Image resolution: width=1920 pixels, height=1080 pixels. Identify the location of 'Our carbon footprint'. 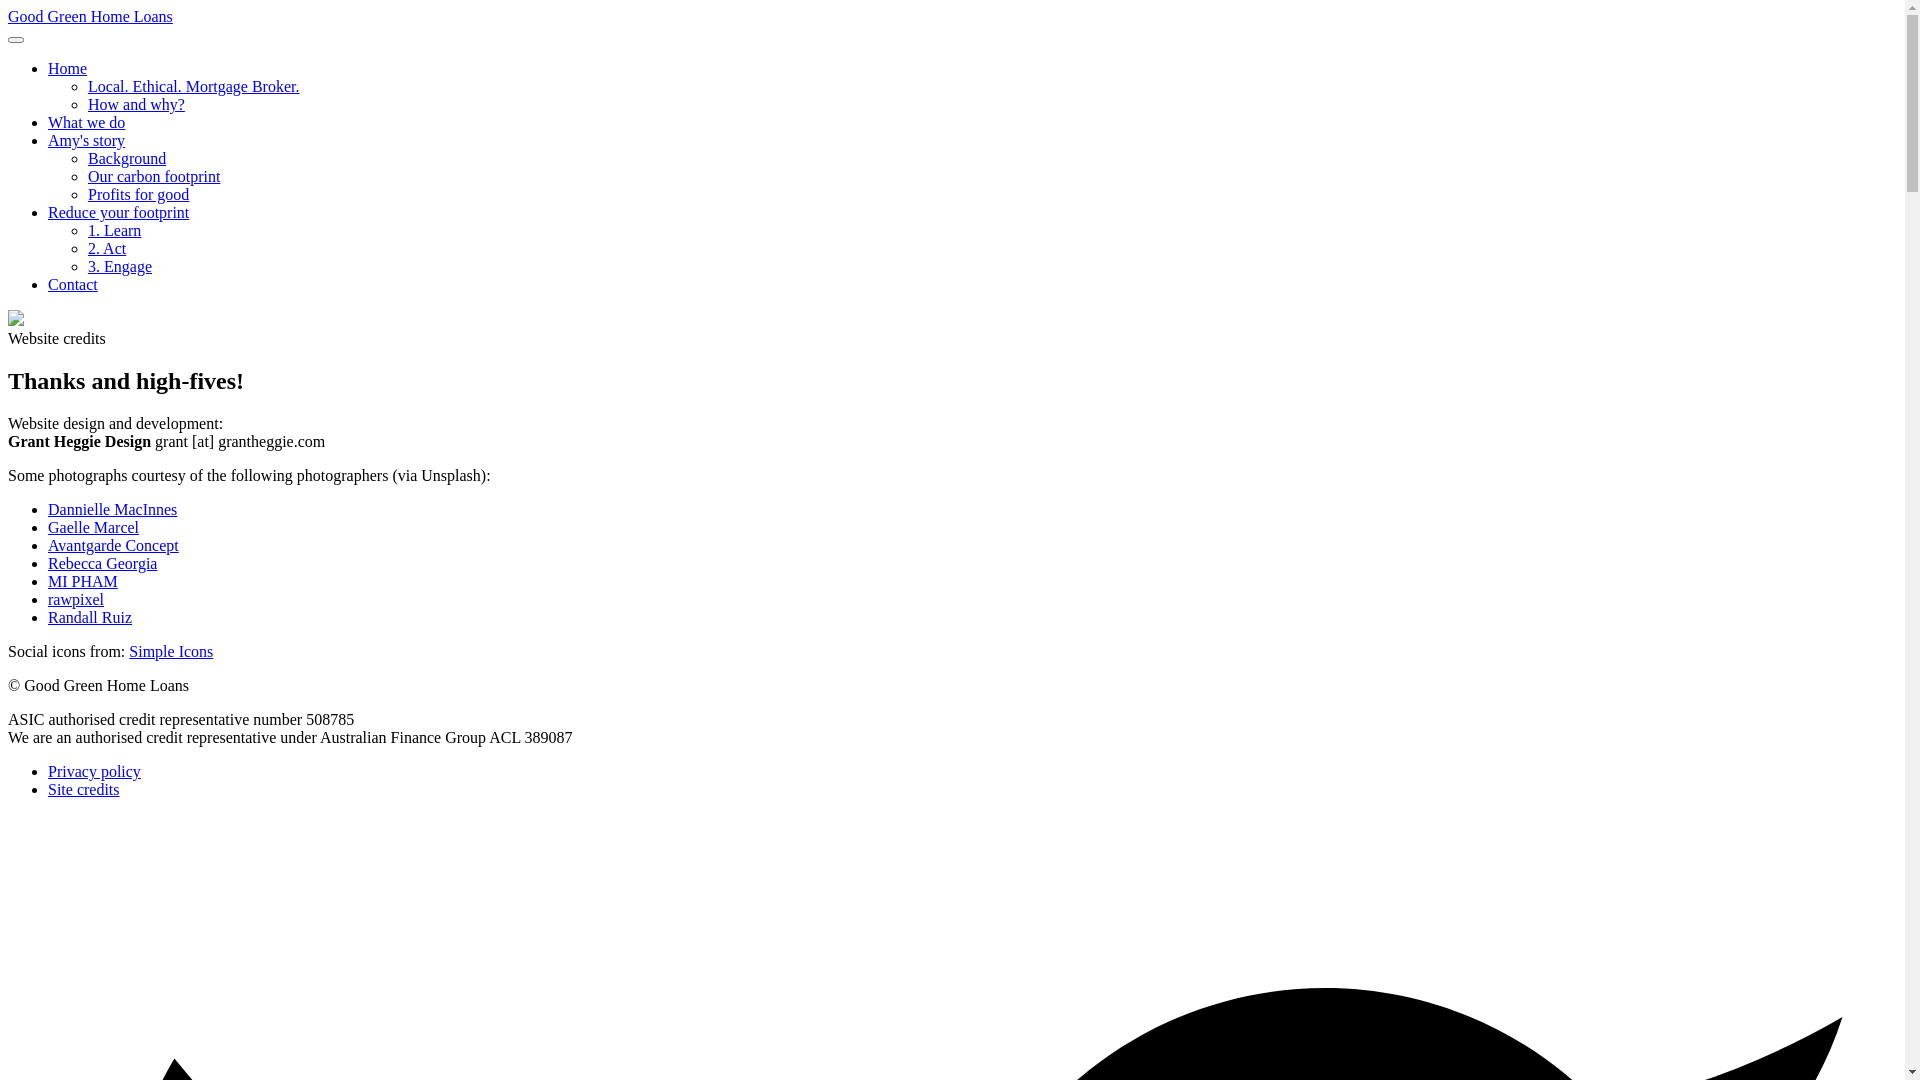
(86, 175).